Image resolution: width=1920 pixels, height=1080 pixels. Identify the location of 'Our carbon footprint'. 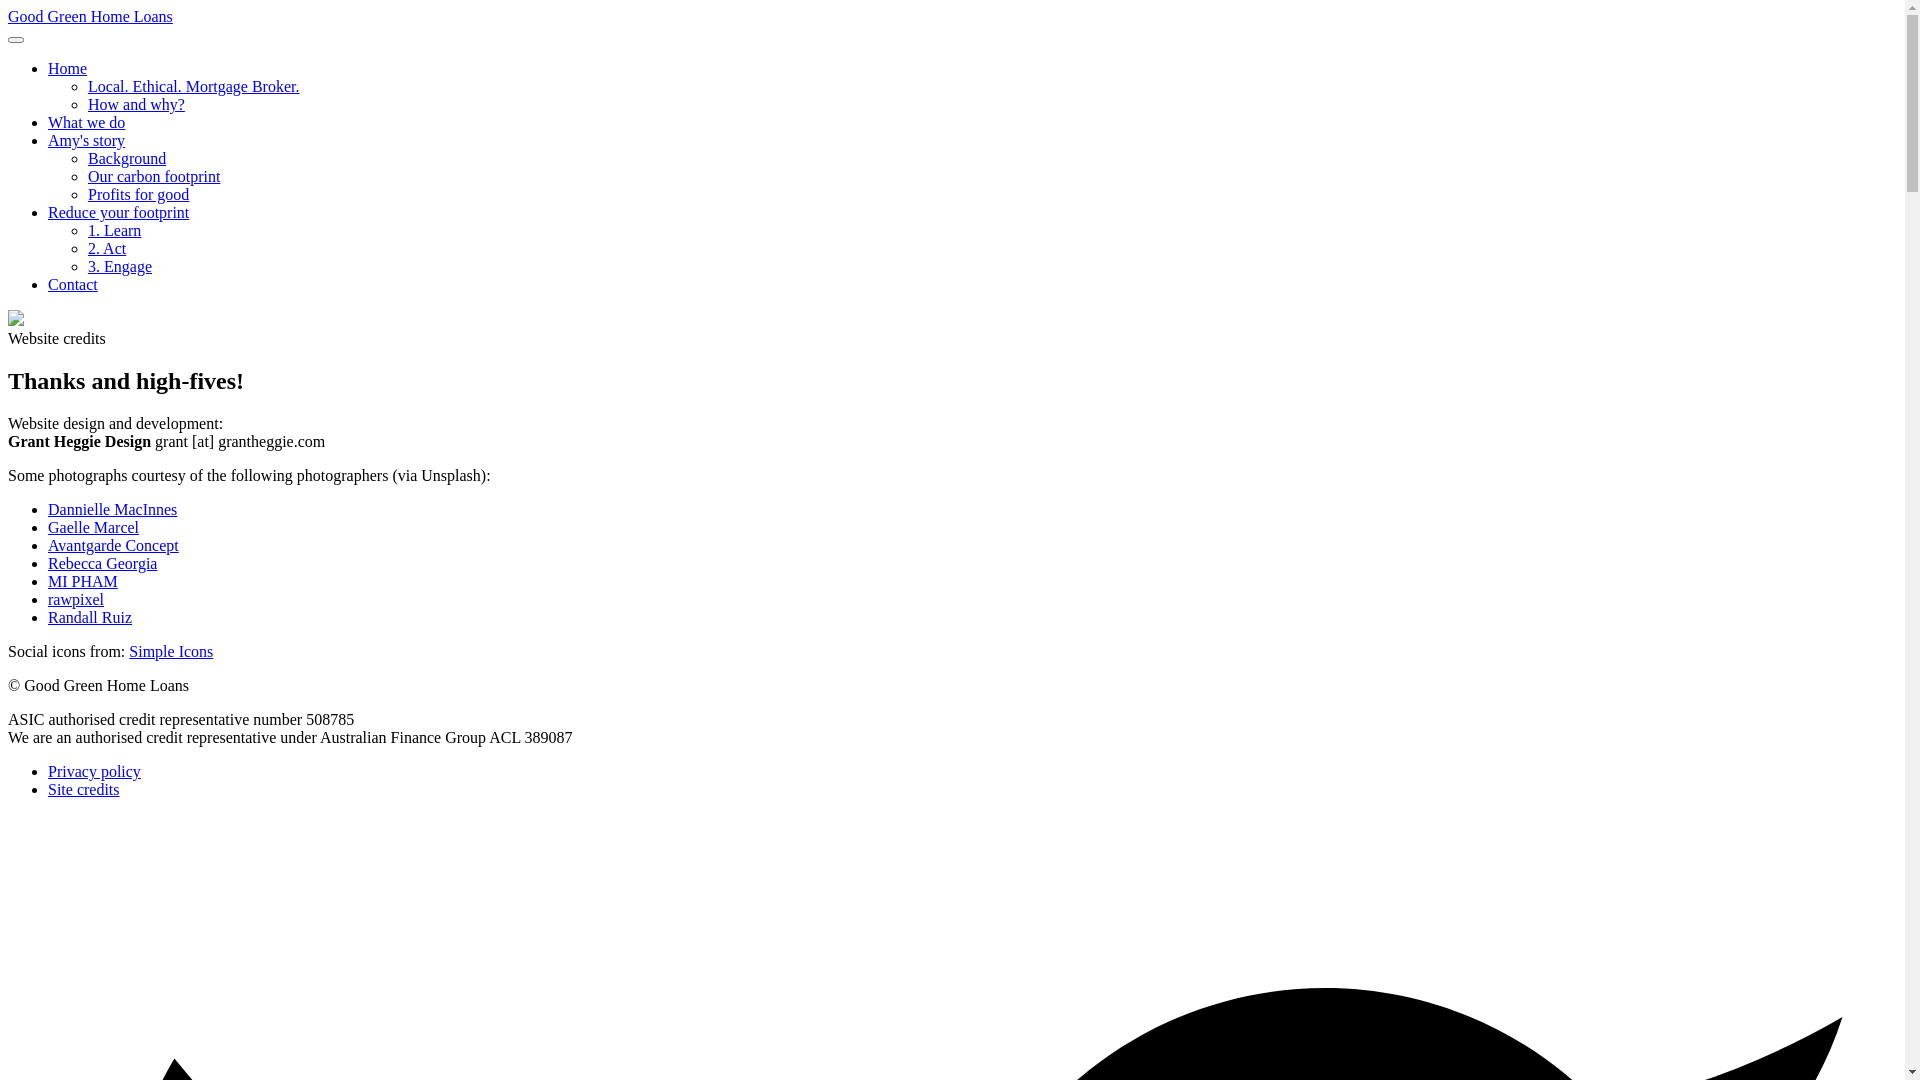
(86, 175).